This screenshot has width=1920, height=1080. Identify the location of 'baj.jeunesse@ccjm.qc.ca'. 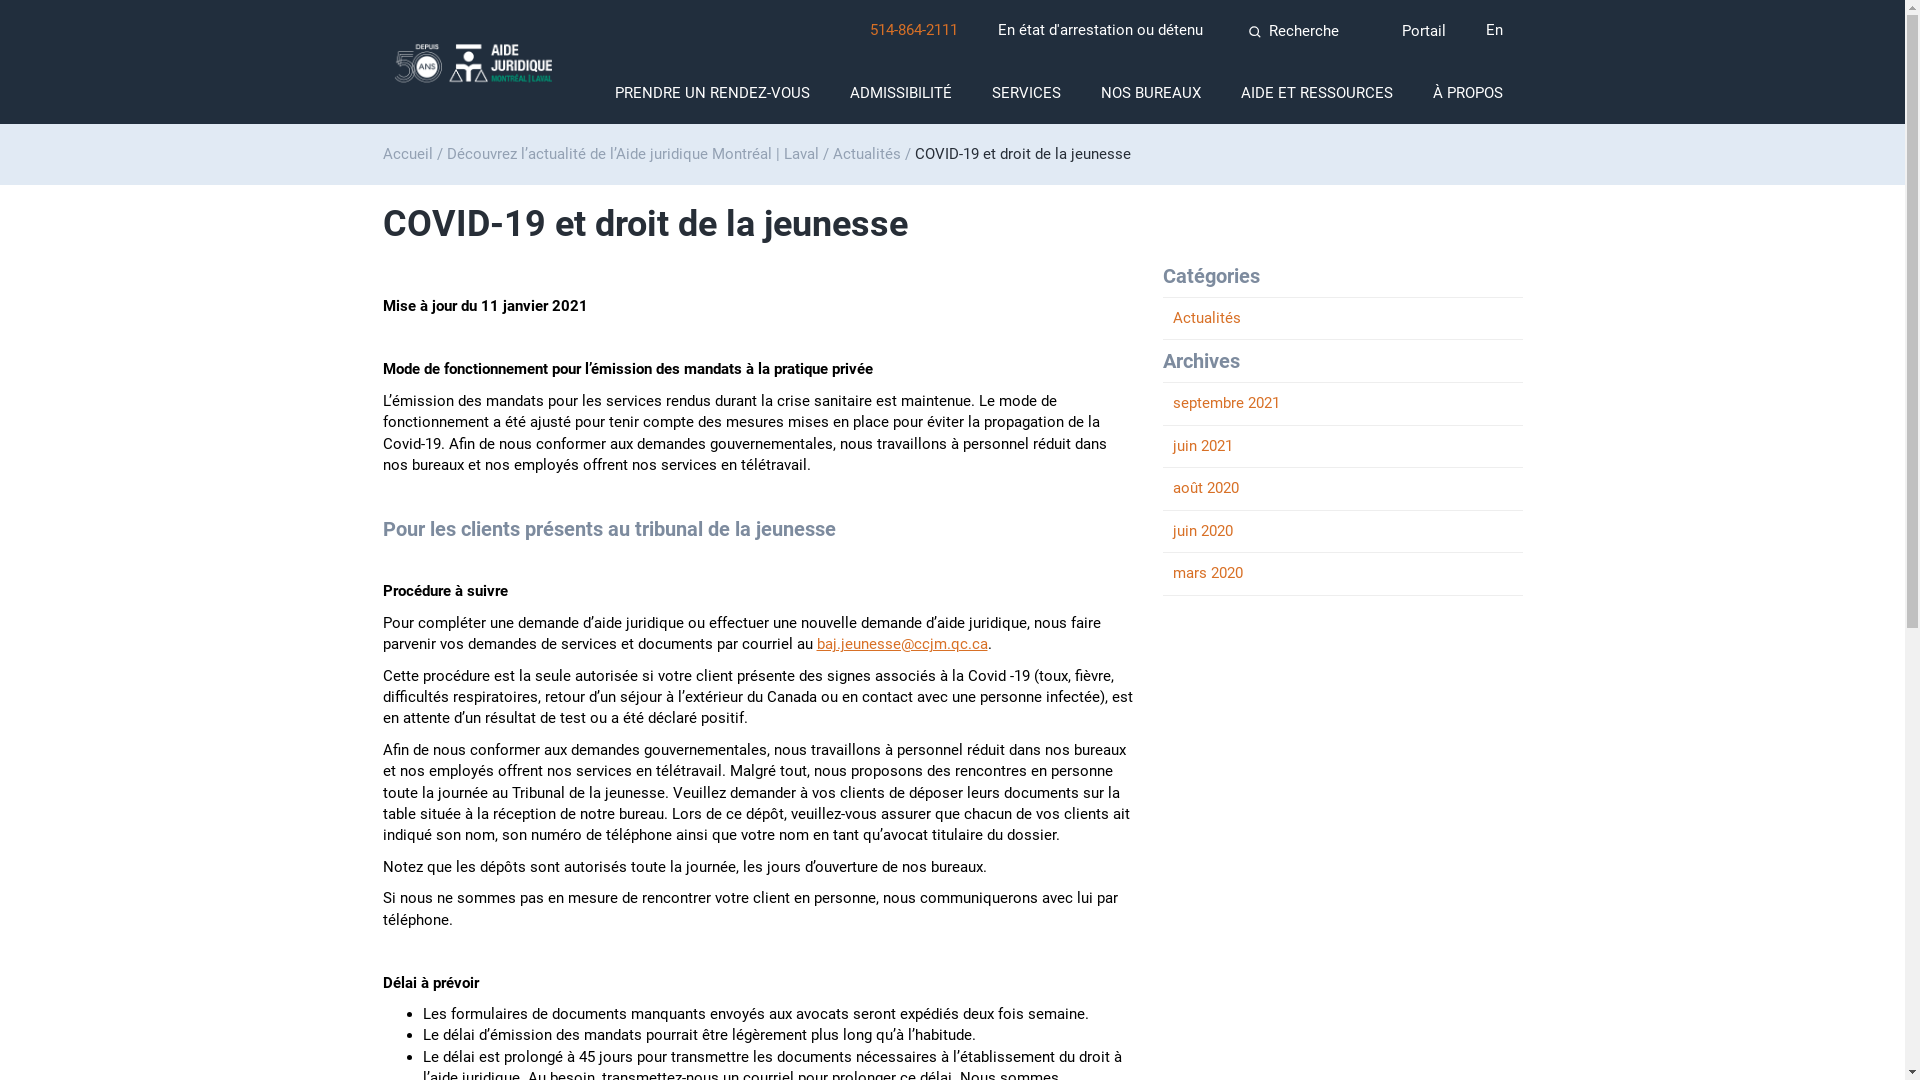
(900, 644).